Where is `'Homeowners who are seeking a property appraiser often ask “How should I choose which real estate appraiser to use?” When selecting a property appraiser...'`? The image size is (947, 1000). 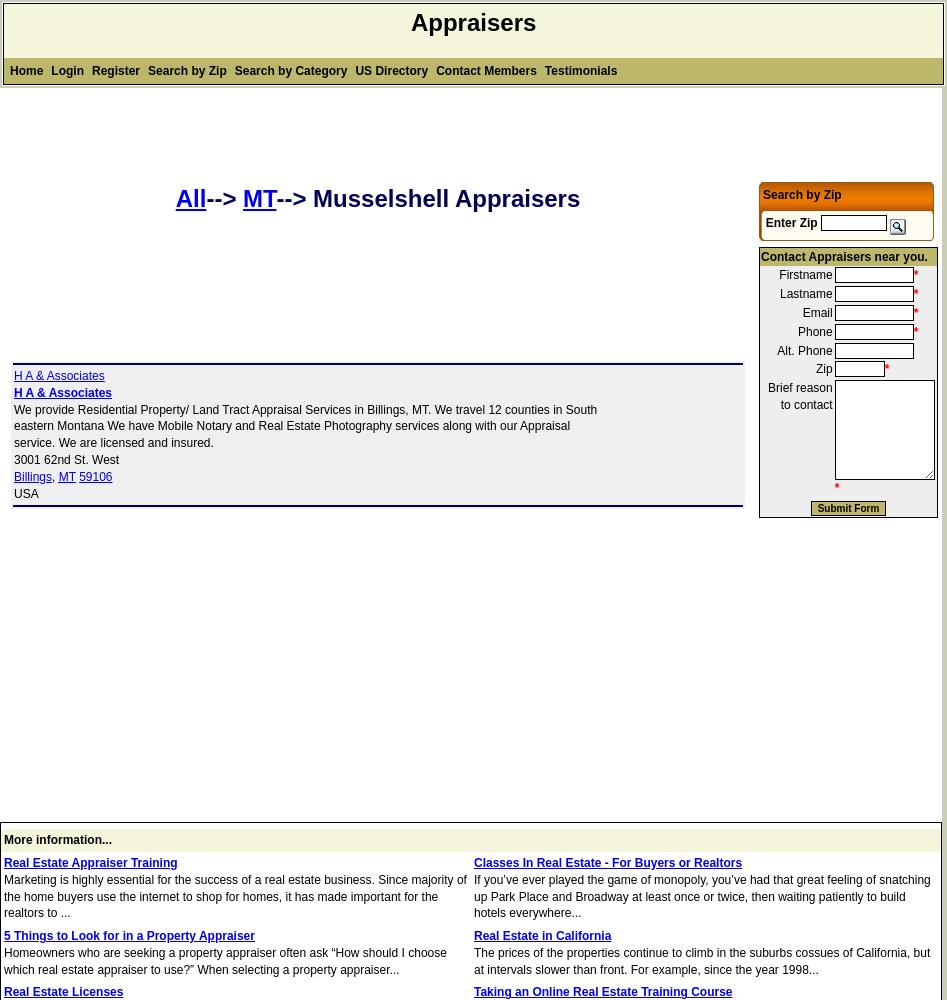 'Homeowners who are seeking a property appraiser often ask “How should I choose which real estate appraiser to use?” When selecting a property appraiser...' is located at coordinates (225, 959).